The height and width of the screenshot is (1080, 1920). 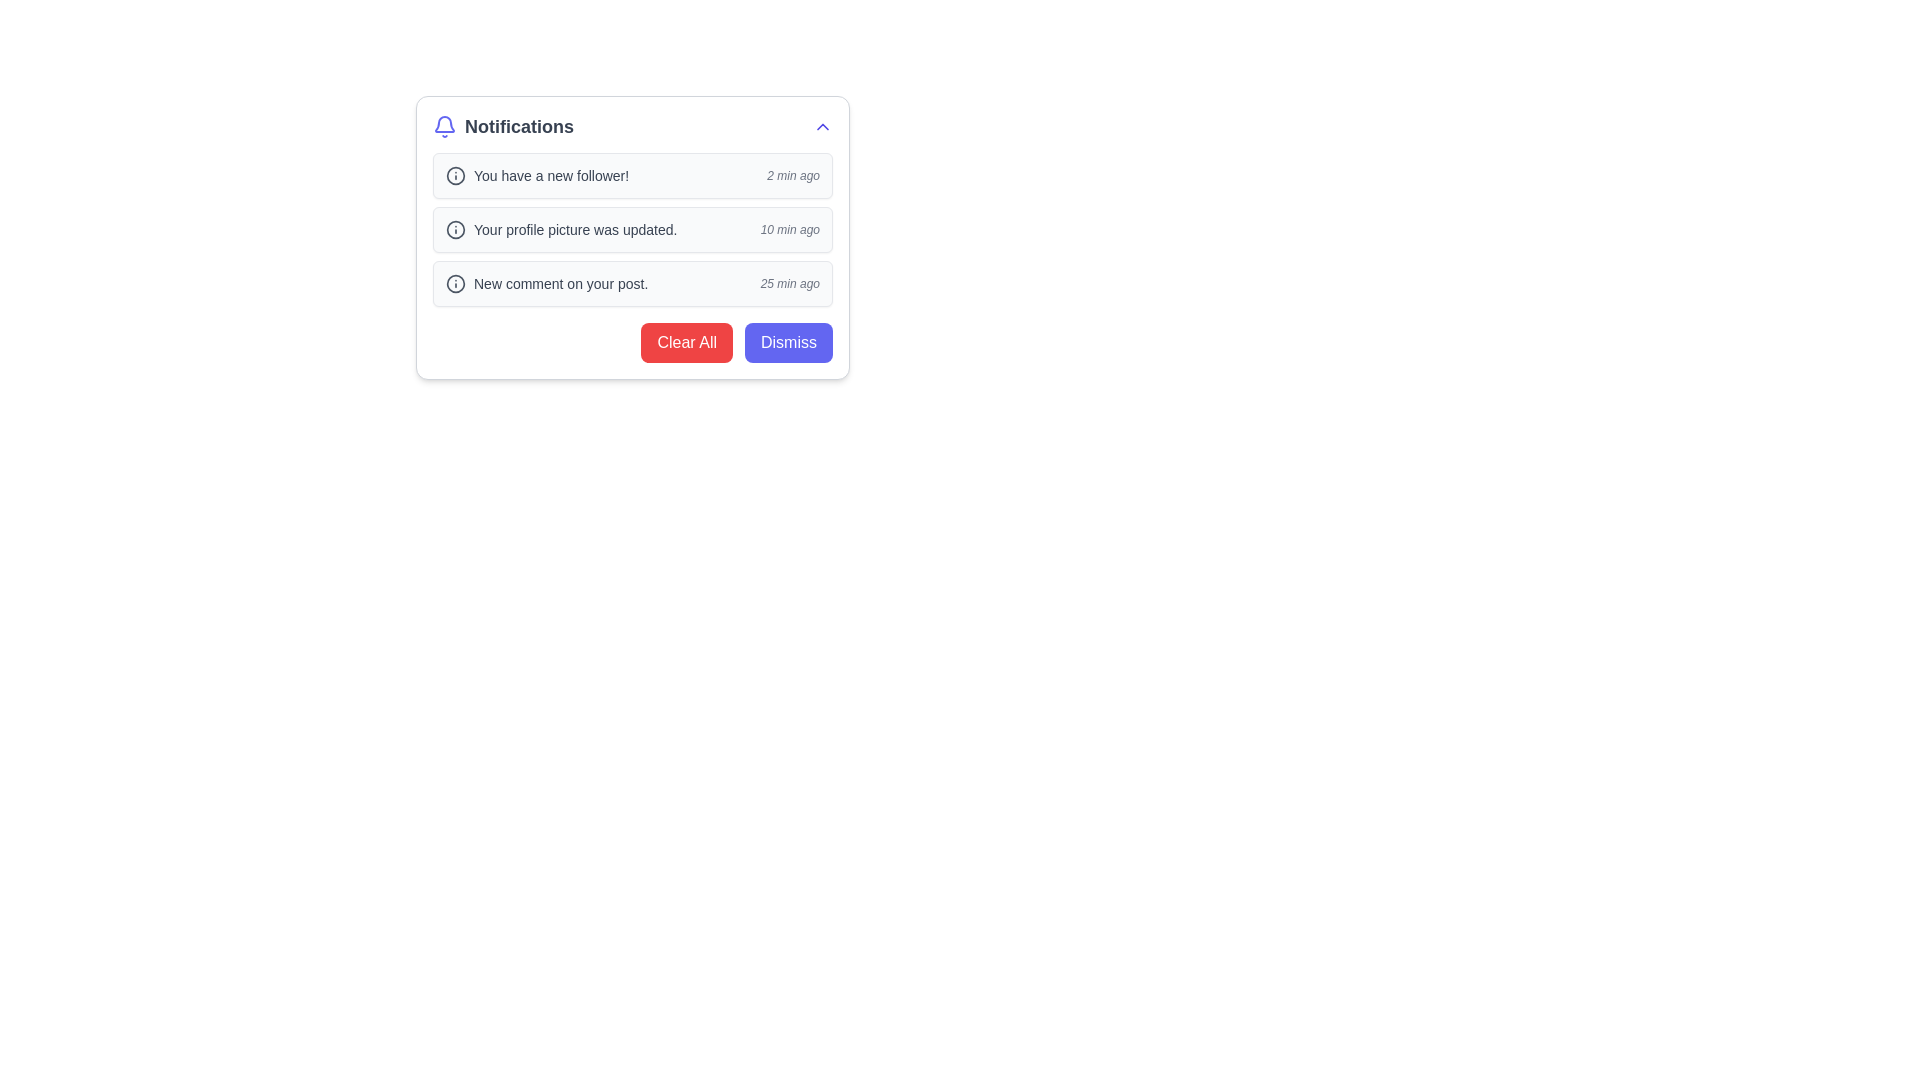 What do you see at coordinates (632, 175) in the screenshot?
I see `on the notification item indicating 'You have a new follower!' located at the top of the notification panel` at bounding box center [632, 175].